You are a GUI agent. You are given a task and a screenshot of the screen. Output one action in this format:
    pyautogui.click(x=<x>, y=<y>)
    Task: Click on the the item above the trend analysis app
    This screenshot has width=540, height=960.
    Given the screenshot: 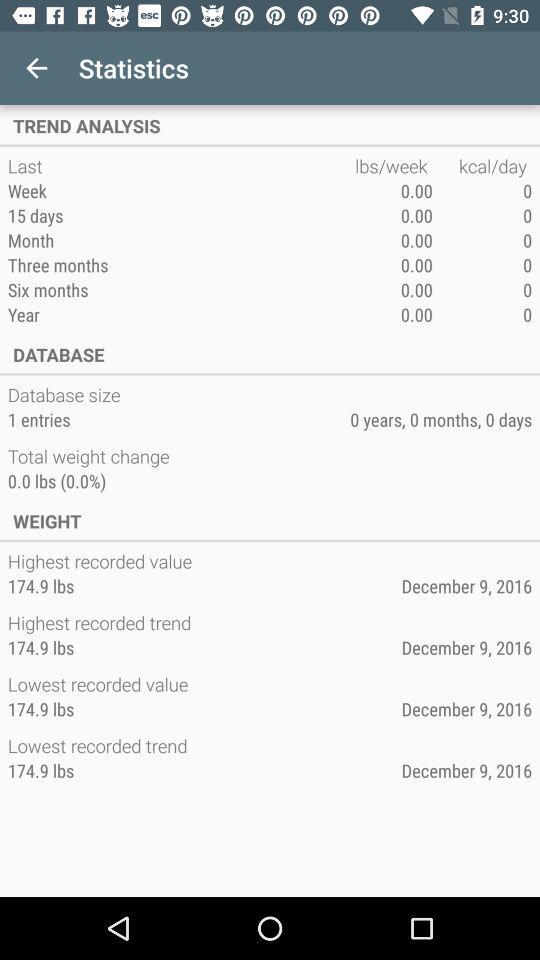 What is the action you would take?
    pyautogui.click(x=36, y=68)
    